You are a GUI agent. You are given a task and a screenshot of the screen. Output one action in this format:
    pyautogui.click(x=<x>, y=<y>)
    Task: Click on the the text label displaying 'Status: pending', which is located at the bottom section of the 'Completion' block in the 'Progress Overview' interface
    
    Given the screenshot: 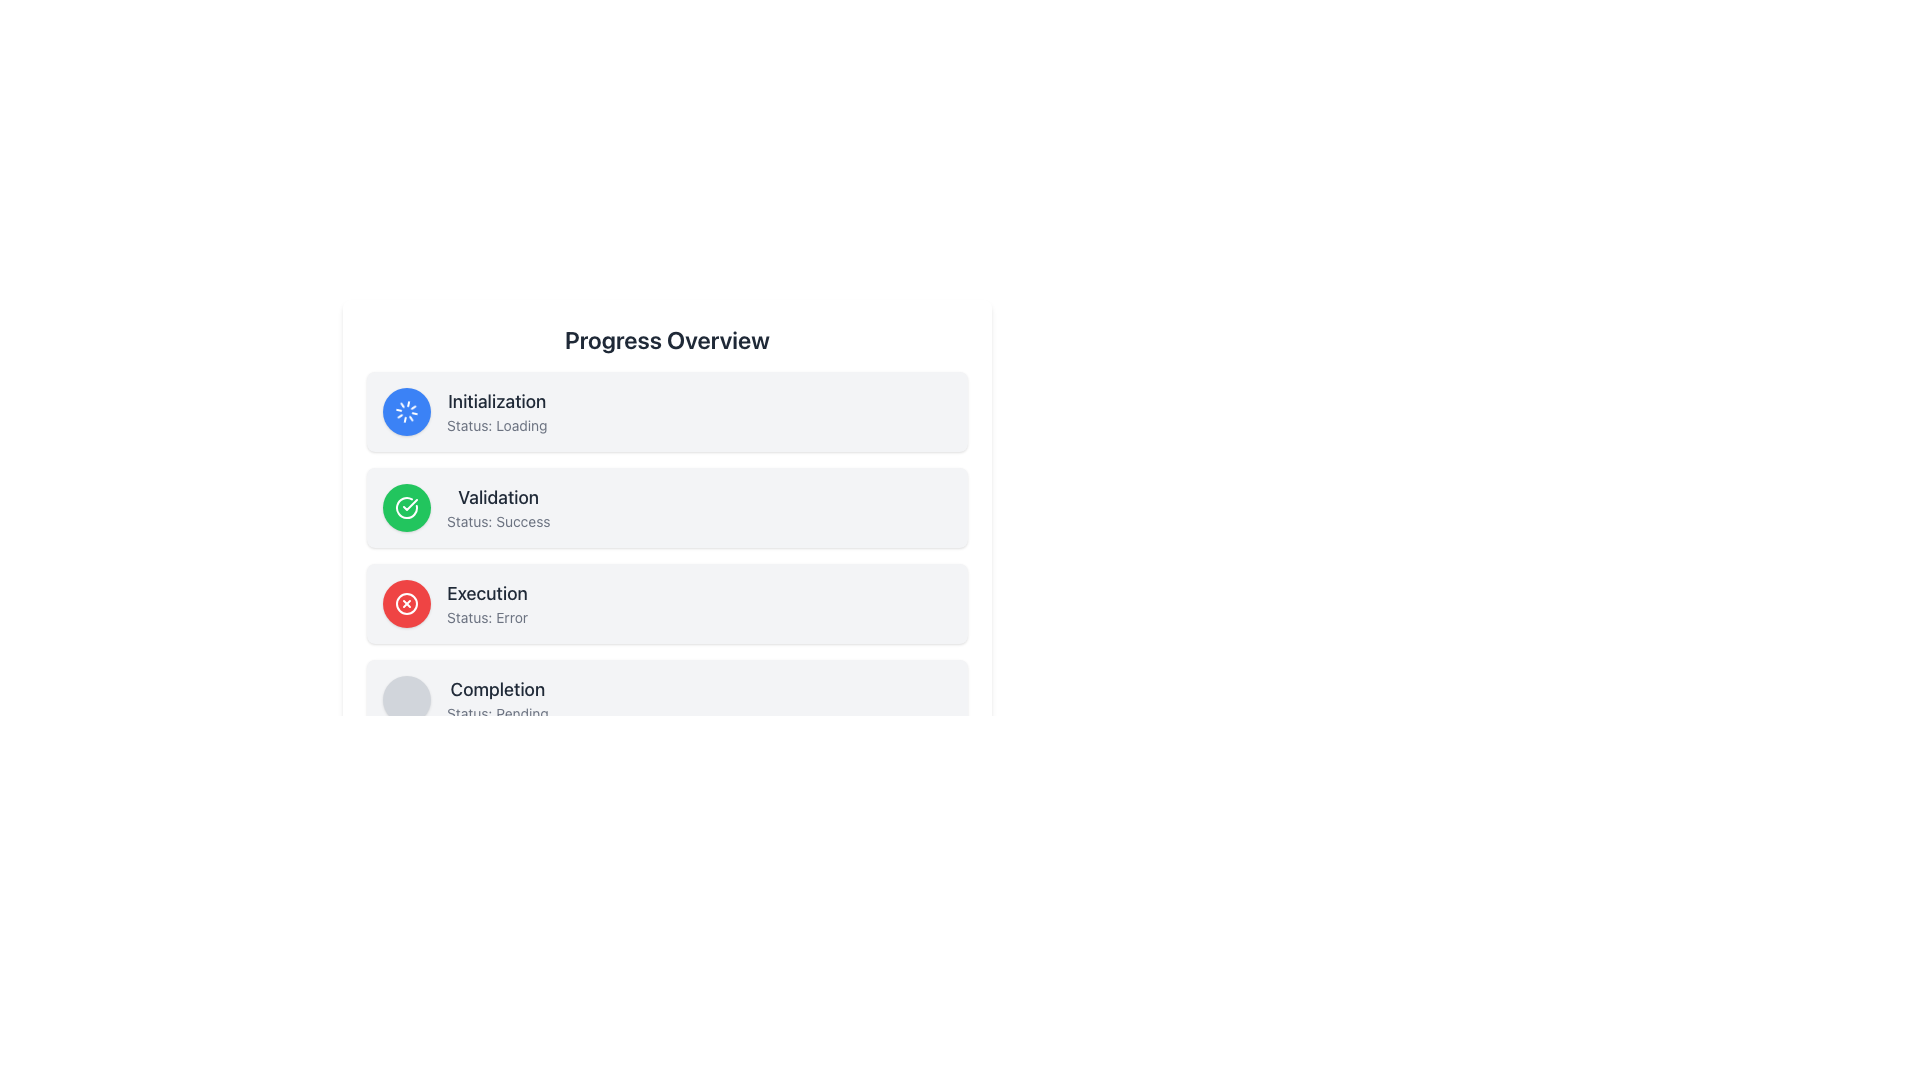 What is the action you would take?
    pyautogui.click(x=497, y=712)
    